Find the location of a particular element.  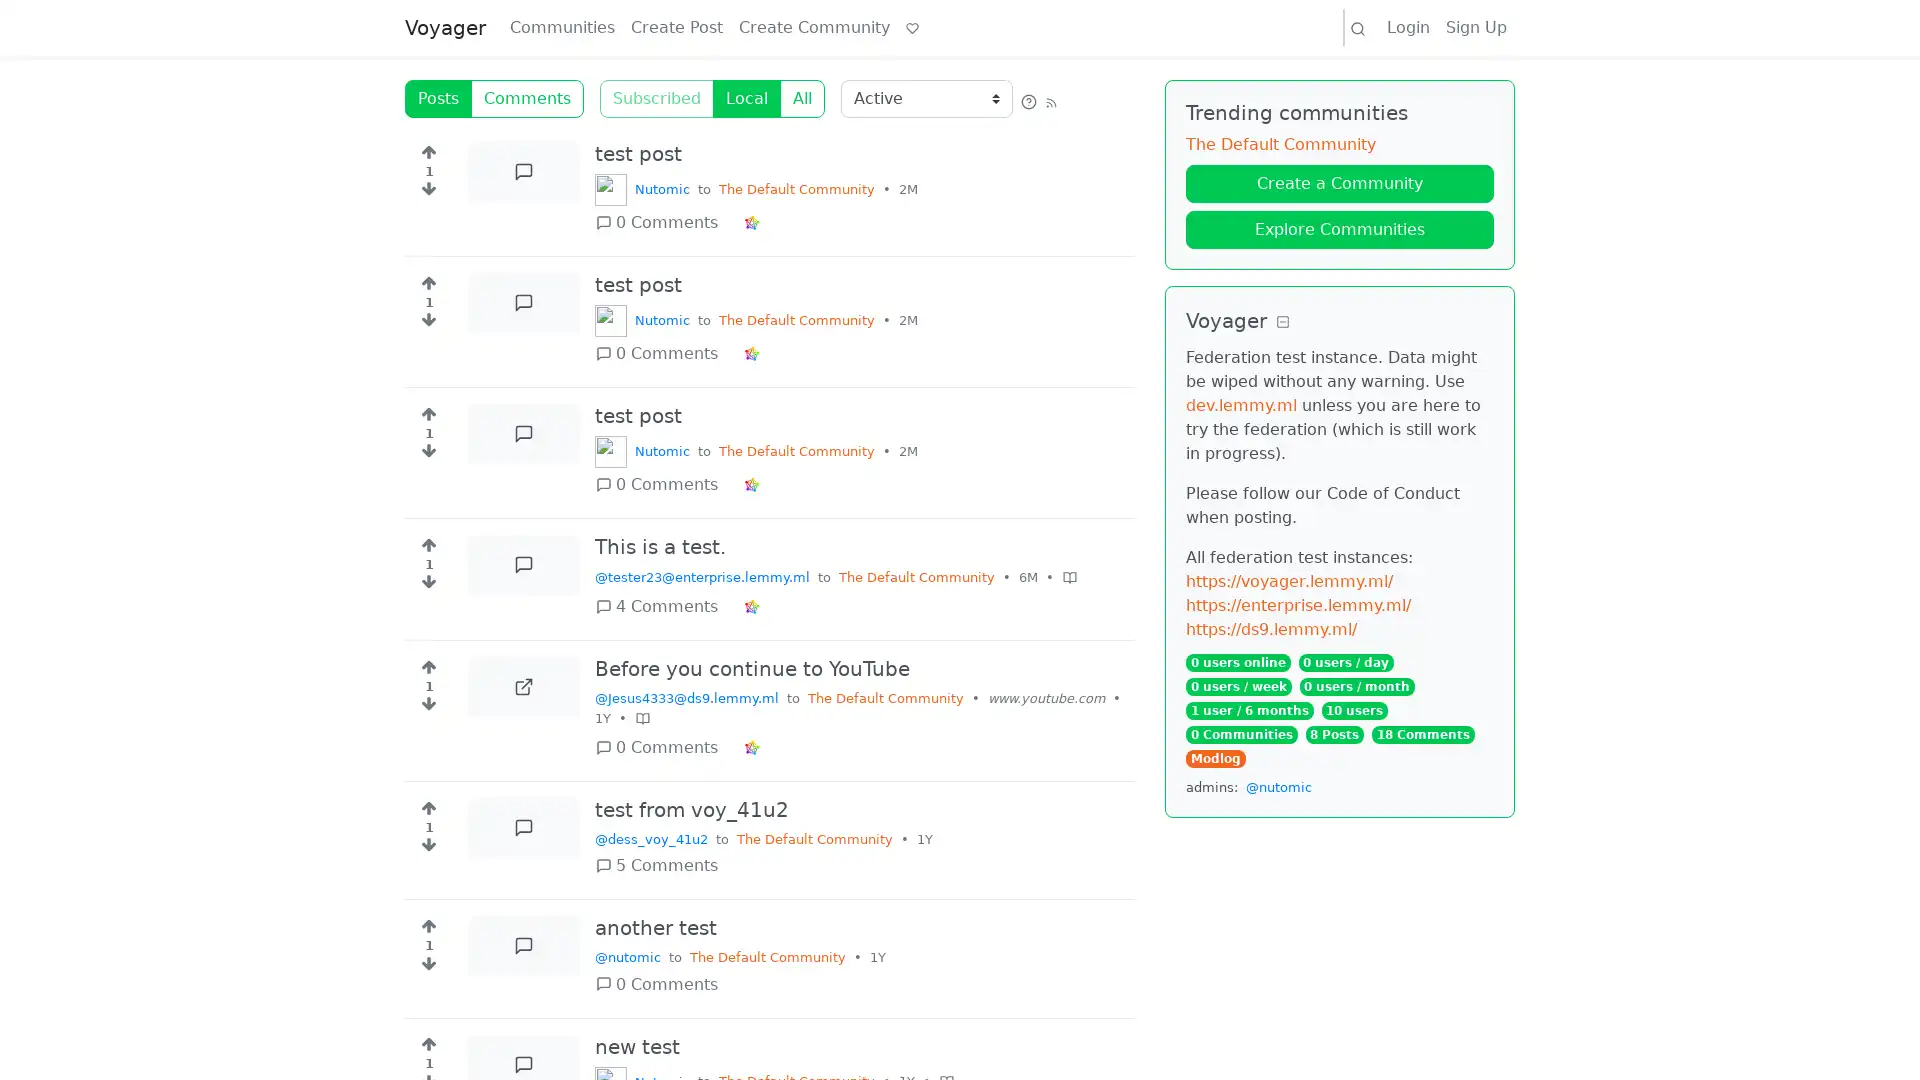

Downvote is located at coordinates (427, 848).